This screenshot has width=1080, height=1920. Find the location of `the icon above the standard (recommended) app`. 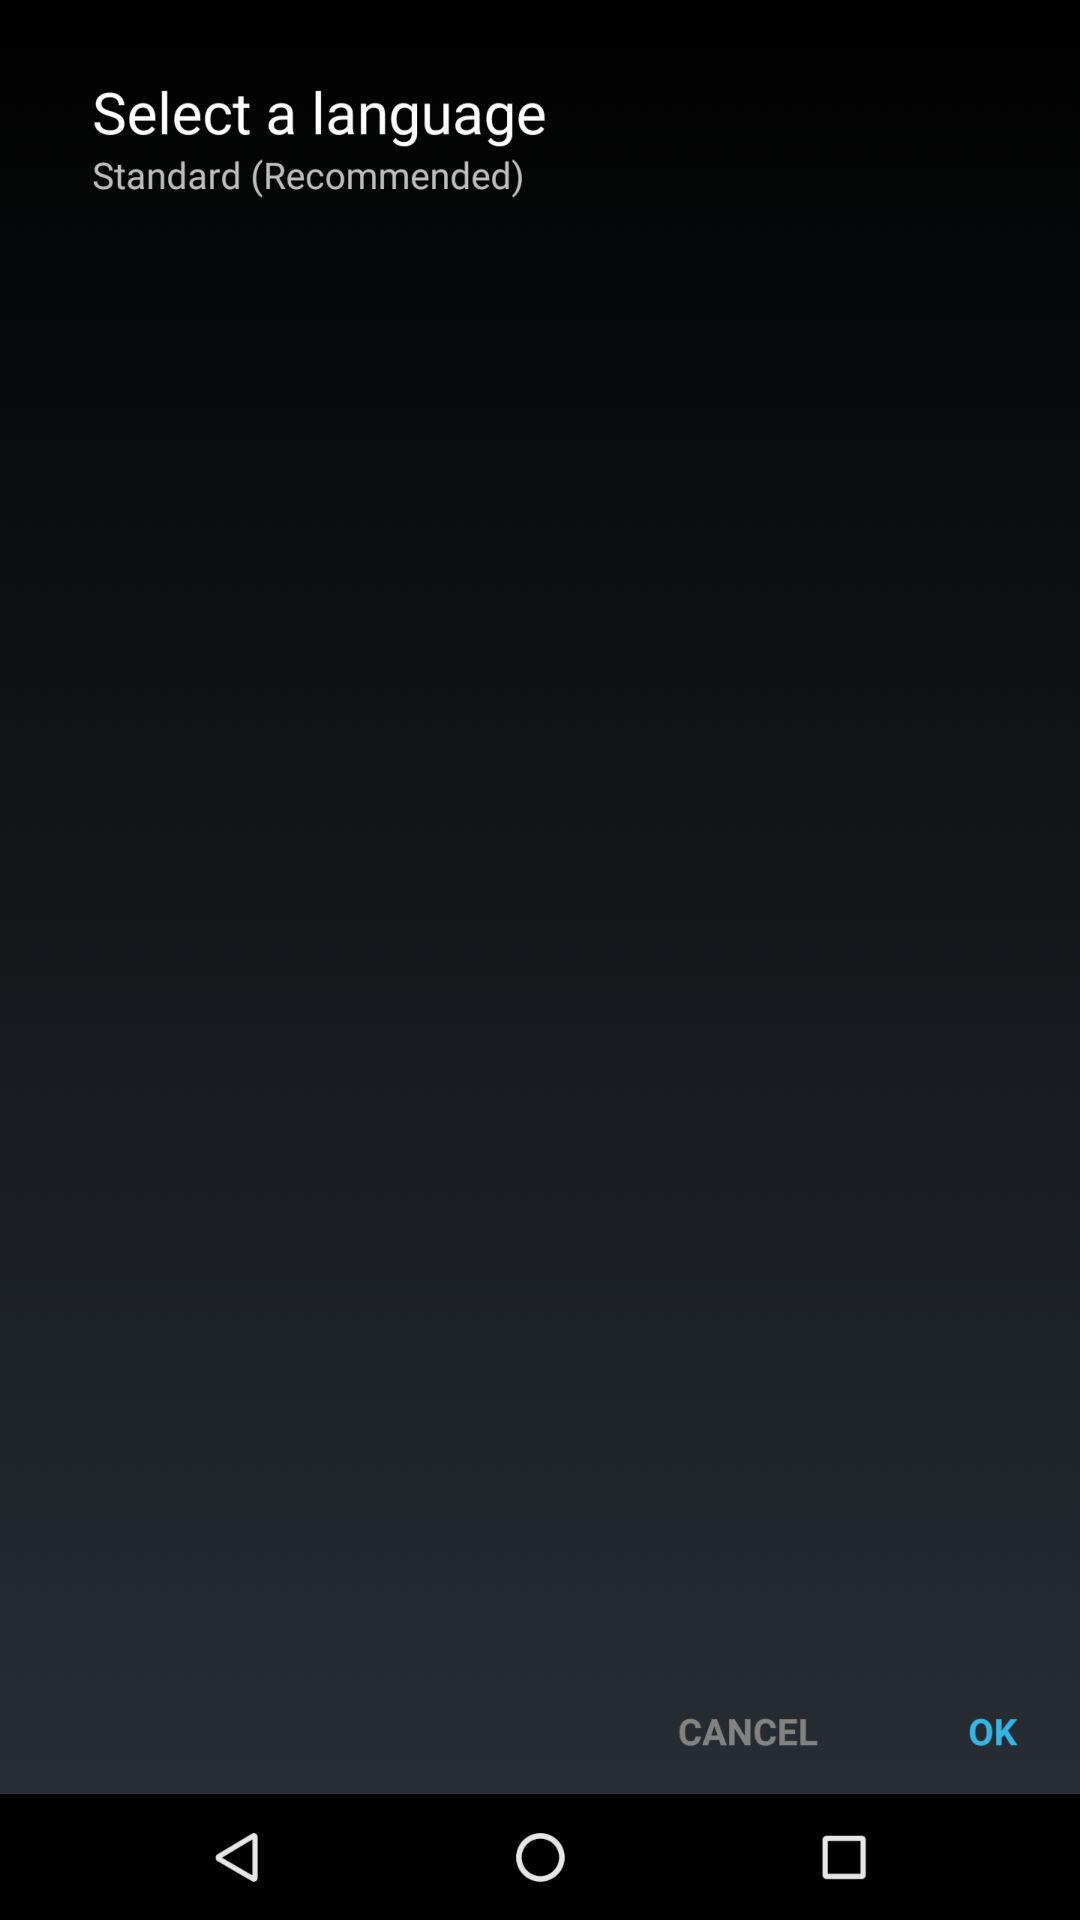

the icon above the standard (recommended) app is located at coordinates (318, 110).